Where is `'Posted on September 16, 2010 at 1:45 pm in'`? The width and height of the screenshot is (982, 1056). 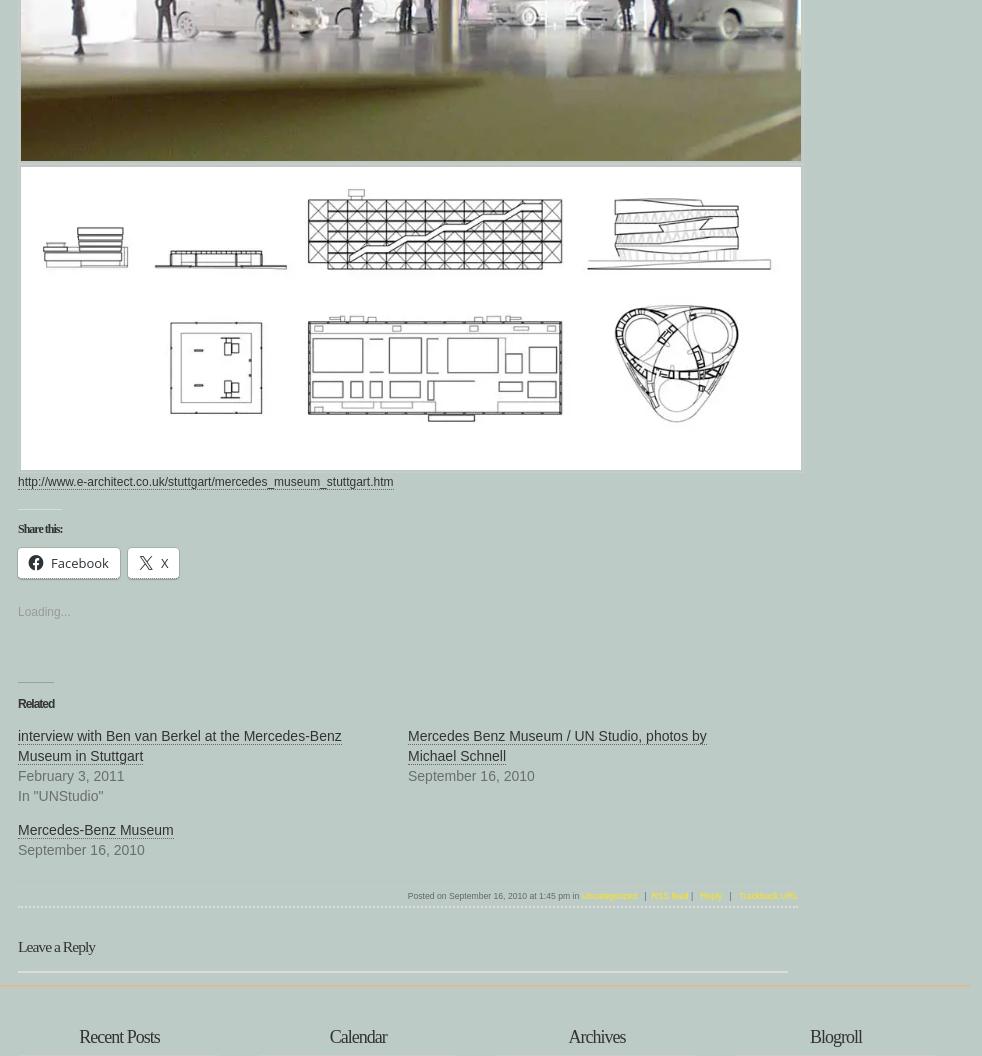 'Posted on September 16, 2010 at 1:45 pm in' is located at coordinates (493, 895).